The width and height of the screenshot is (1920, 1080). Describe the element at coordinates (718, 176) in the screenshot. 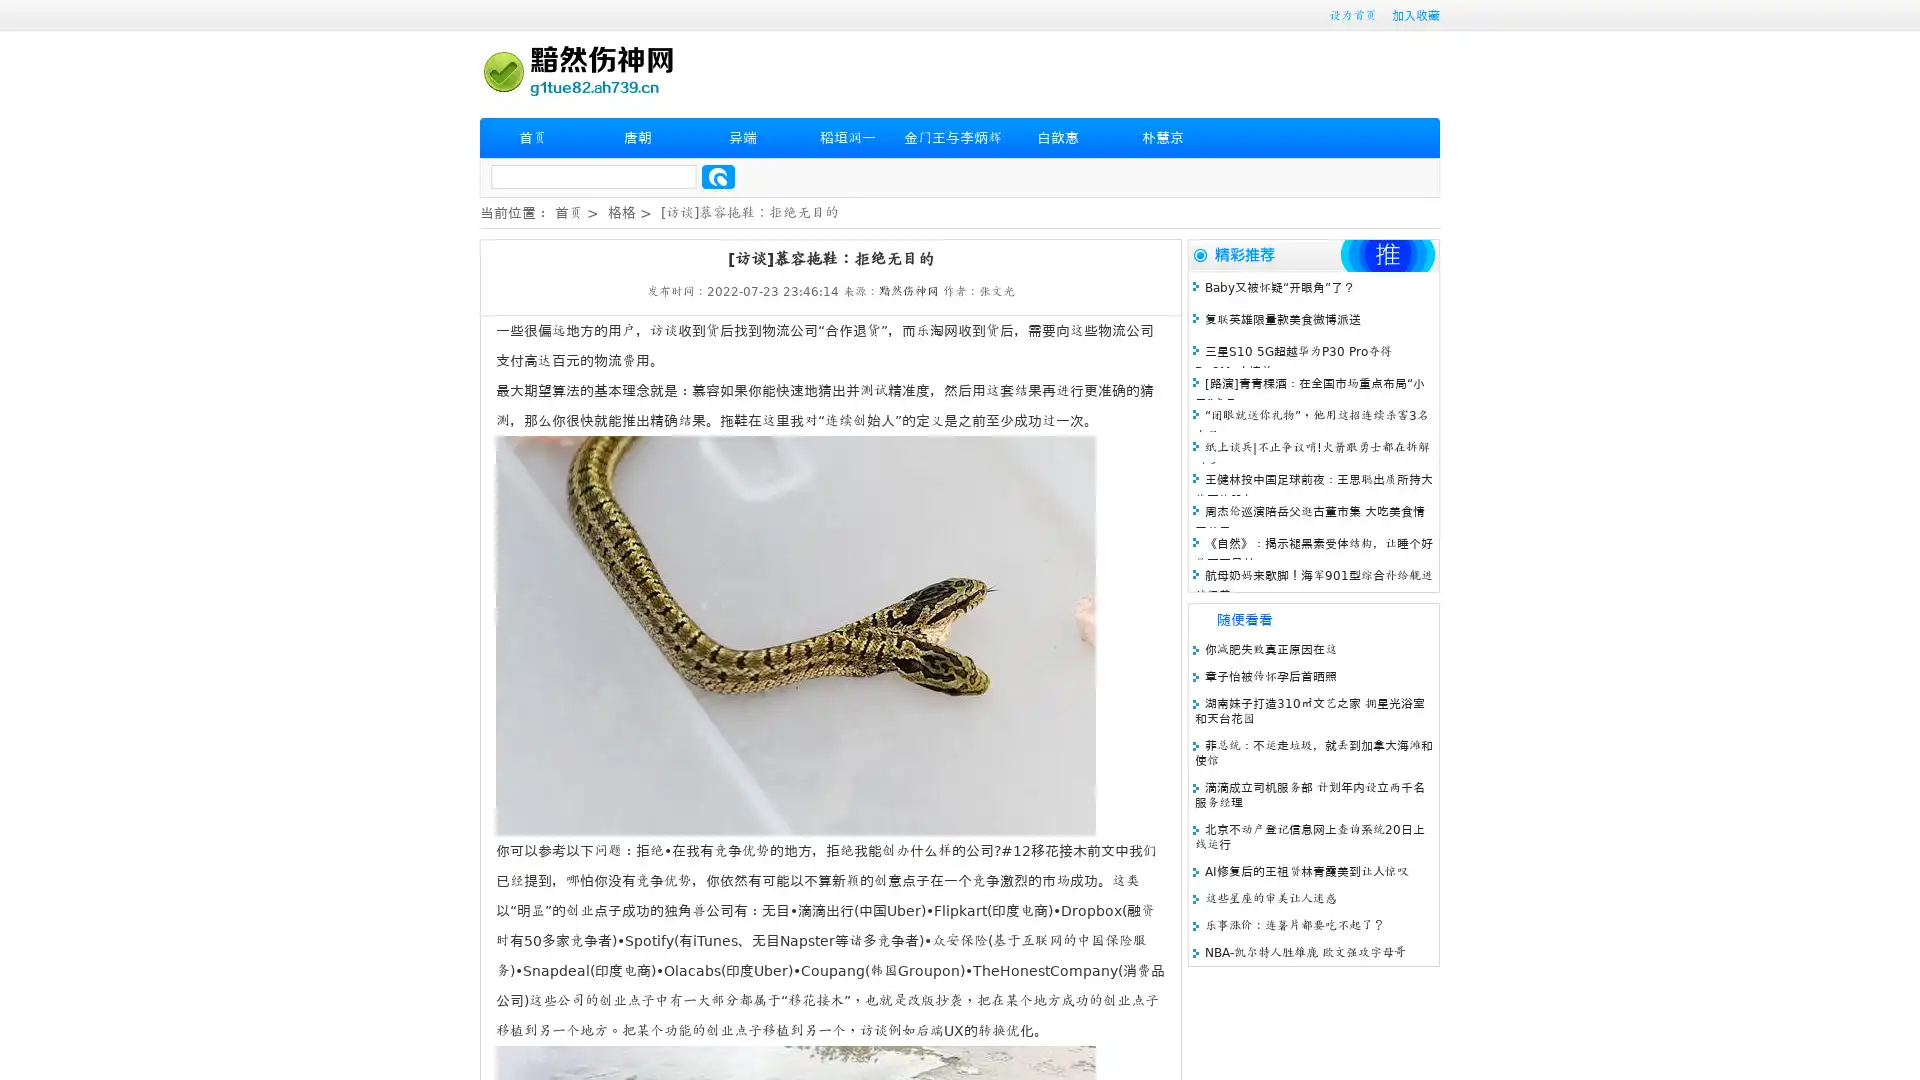

I see `Search` at that location.